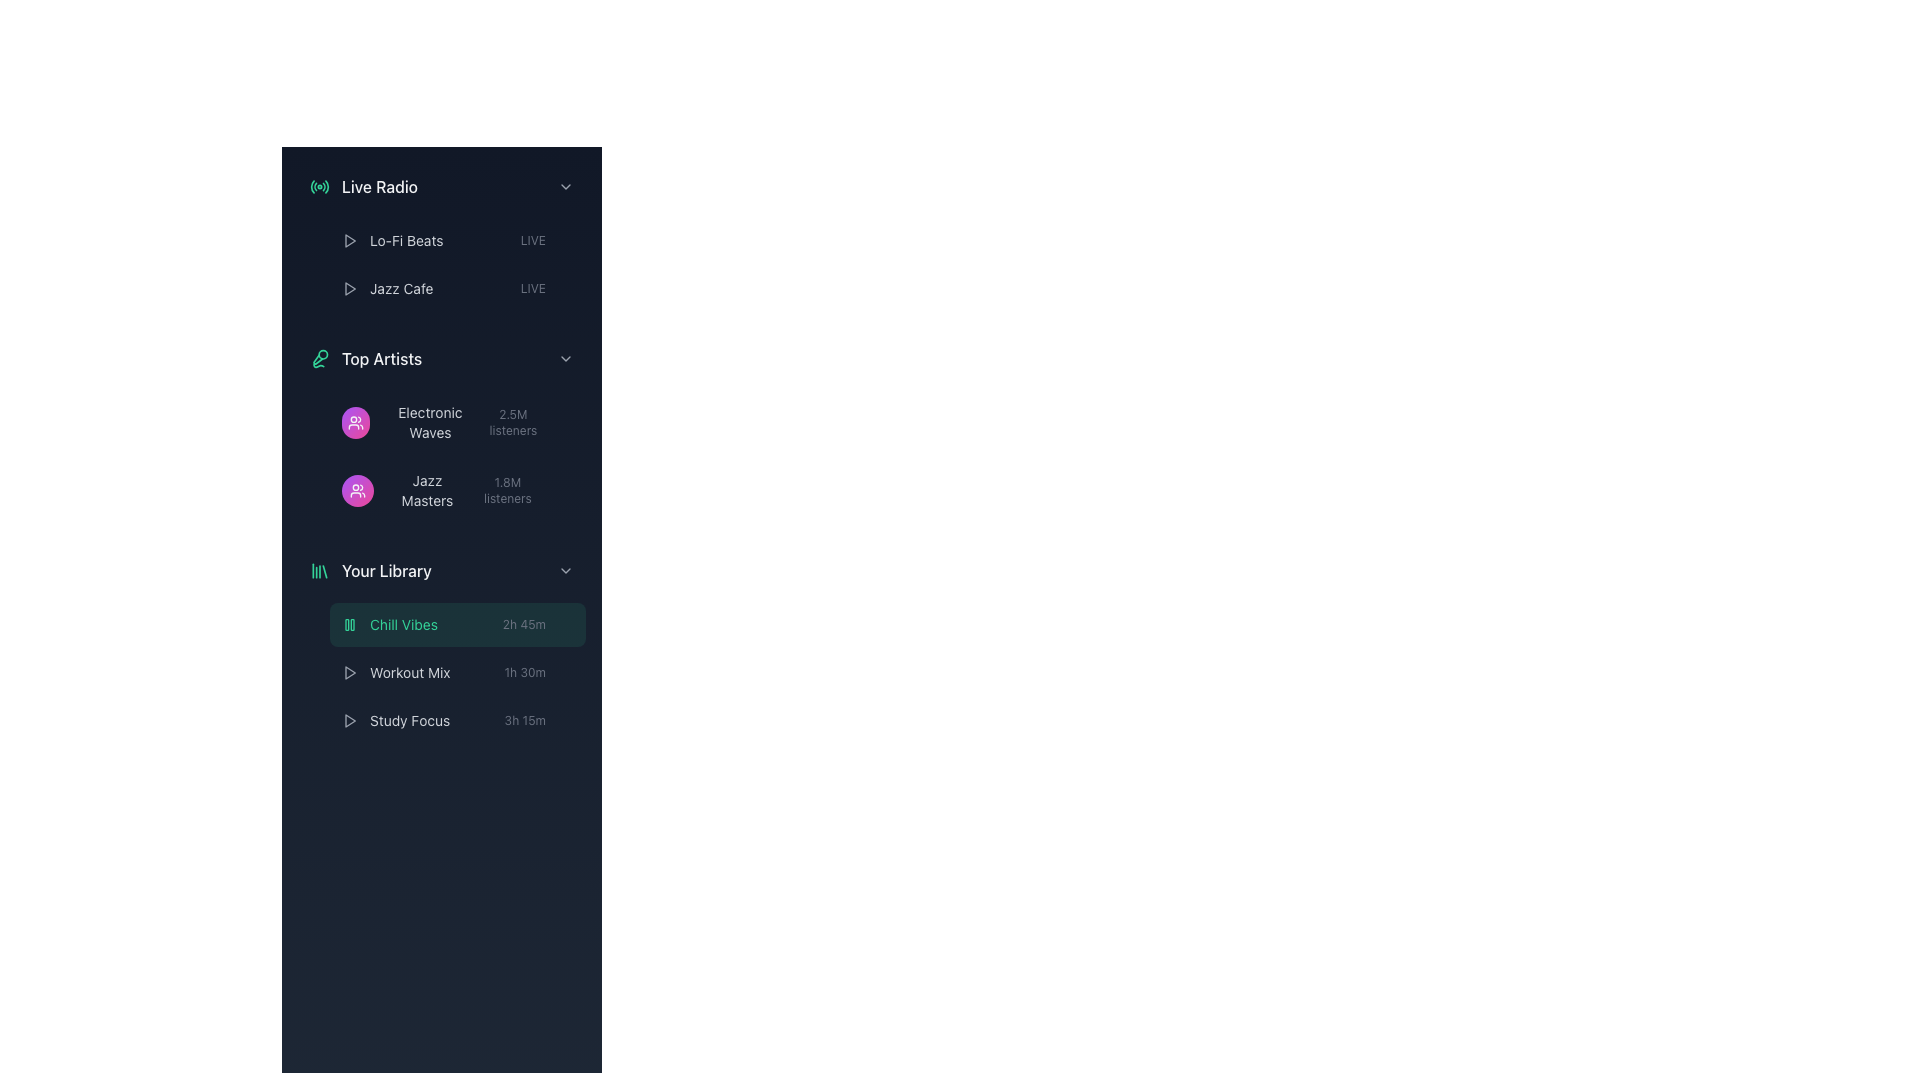 This screenshot has height=1080, width=1920. Describe the element at coordinates (350, 289) in the screenshot. I see `the play button, which appears as a triangular glyph styled in gray and turns green upon interaction, located under the 'Jazz Cafe' text in the 'Live Radio' section` at that location.